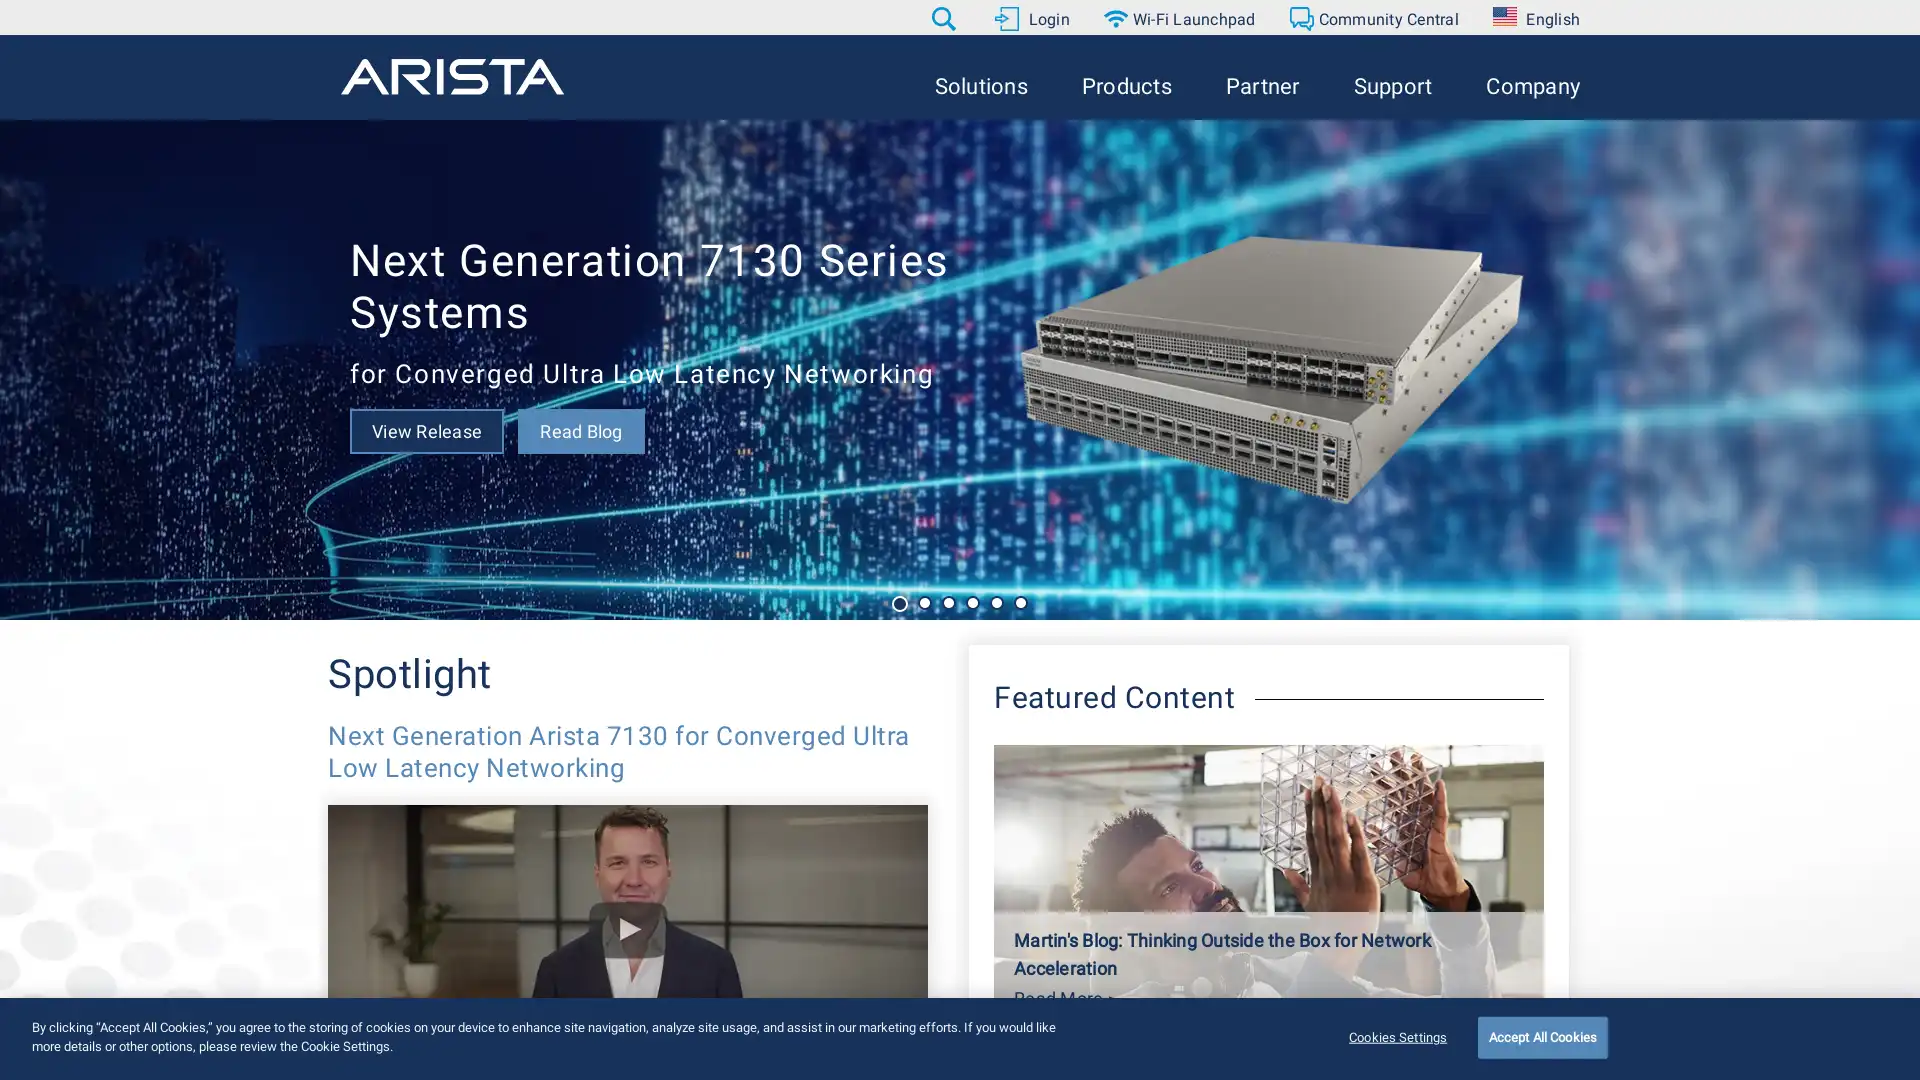 This screenshot has width=1920, height=1080. What do you see at coordinates (1396, 1036) in the screenshot?
I see `Cookies Settings` at bounding box center [1396, 1036].